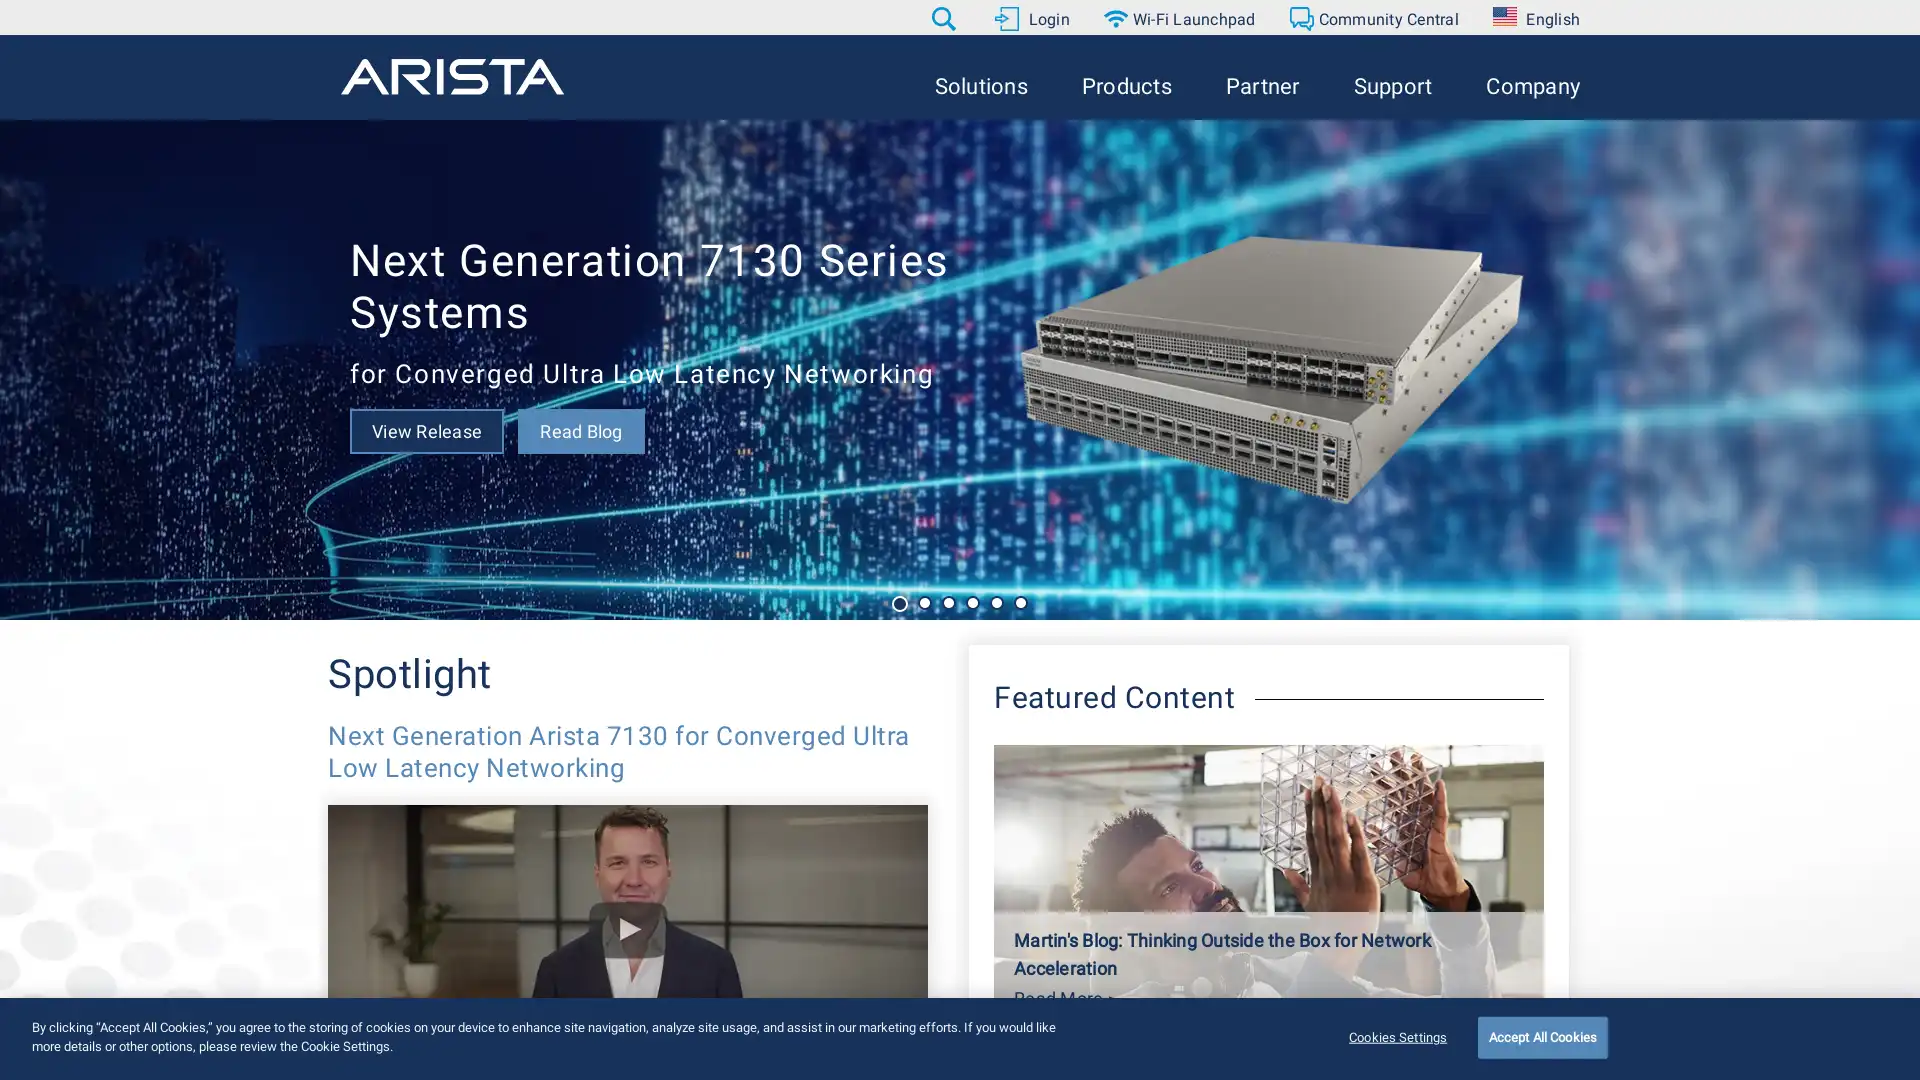 This screenshot has width=1920, height=1080. What do you see at coordinates (1396, 1036) in the screenshot?
I see `Cookies Settings` at bounding box center [1396, 1036].